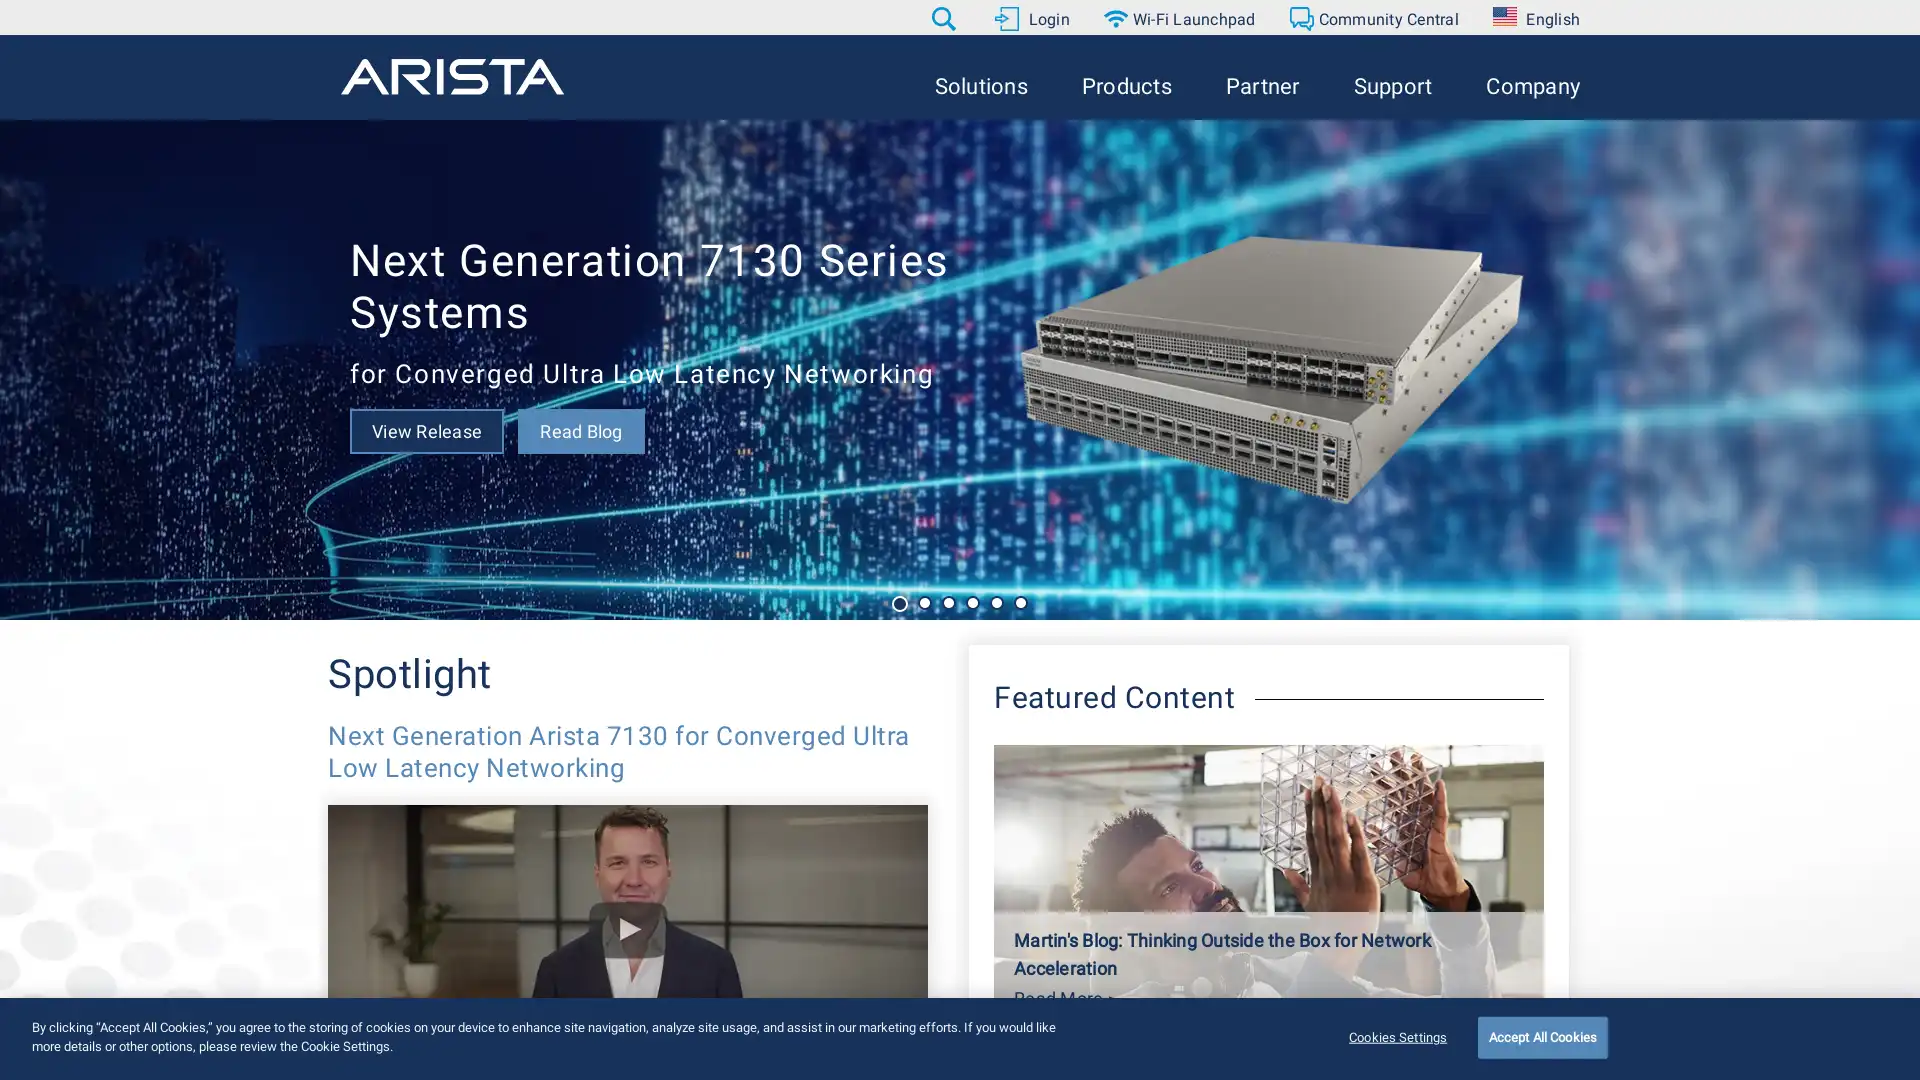 This screenshot has width=1920, height=1080. What do you see at coordinates (1396, 1036) in the screenshot?
I see `Cookies Settings` at bounding box center [1396, 1036].